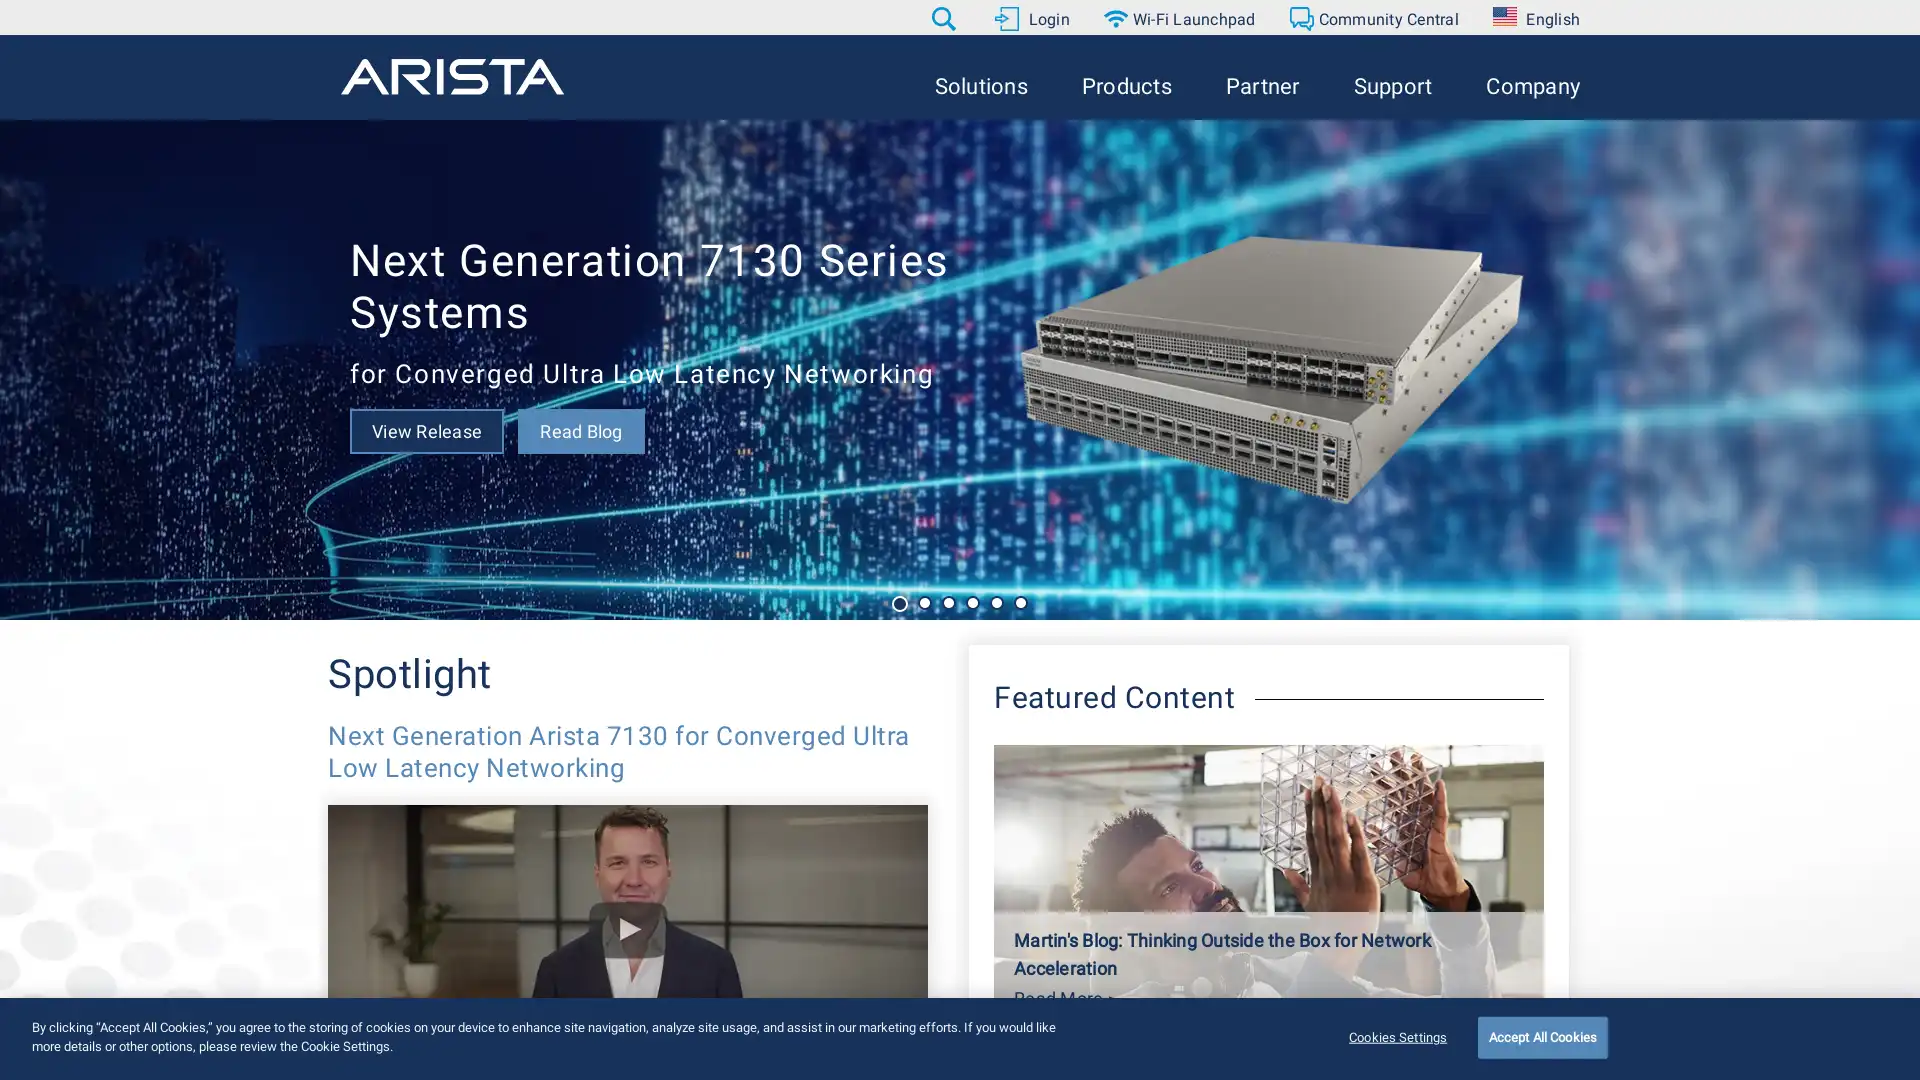 This screenshot has width=1920, height=1080. What do you see at coordinates (1396, 1036) in the screenshot?
I see `Cookies Settings` at bounding box center [1396, 1036].